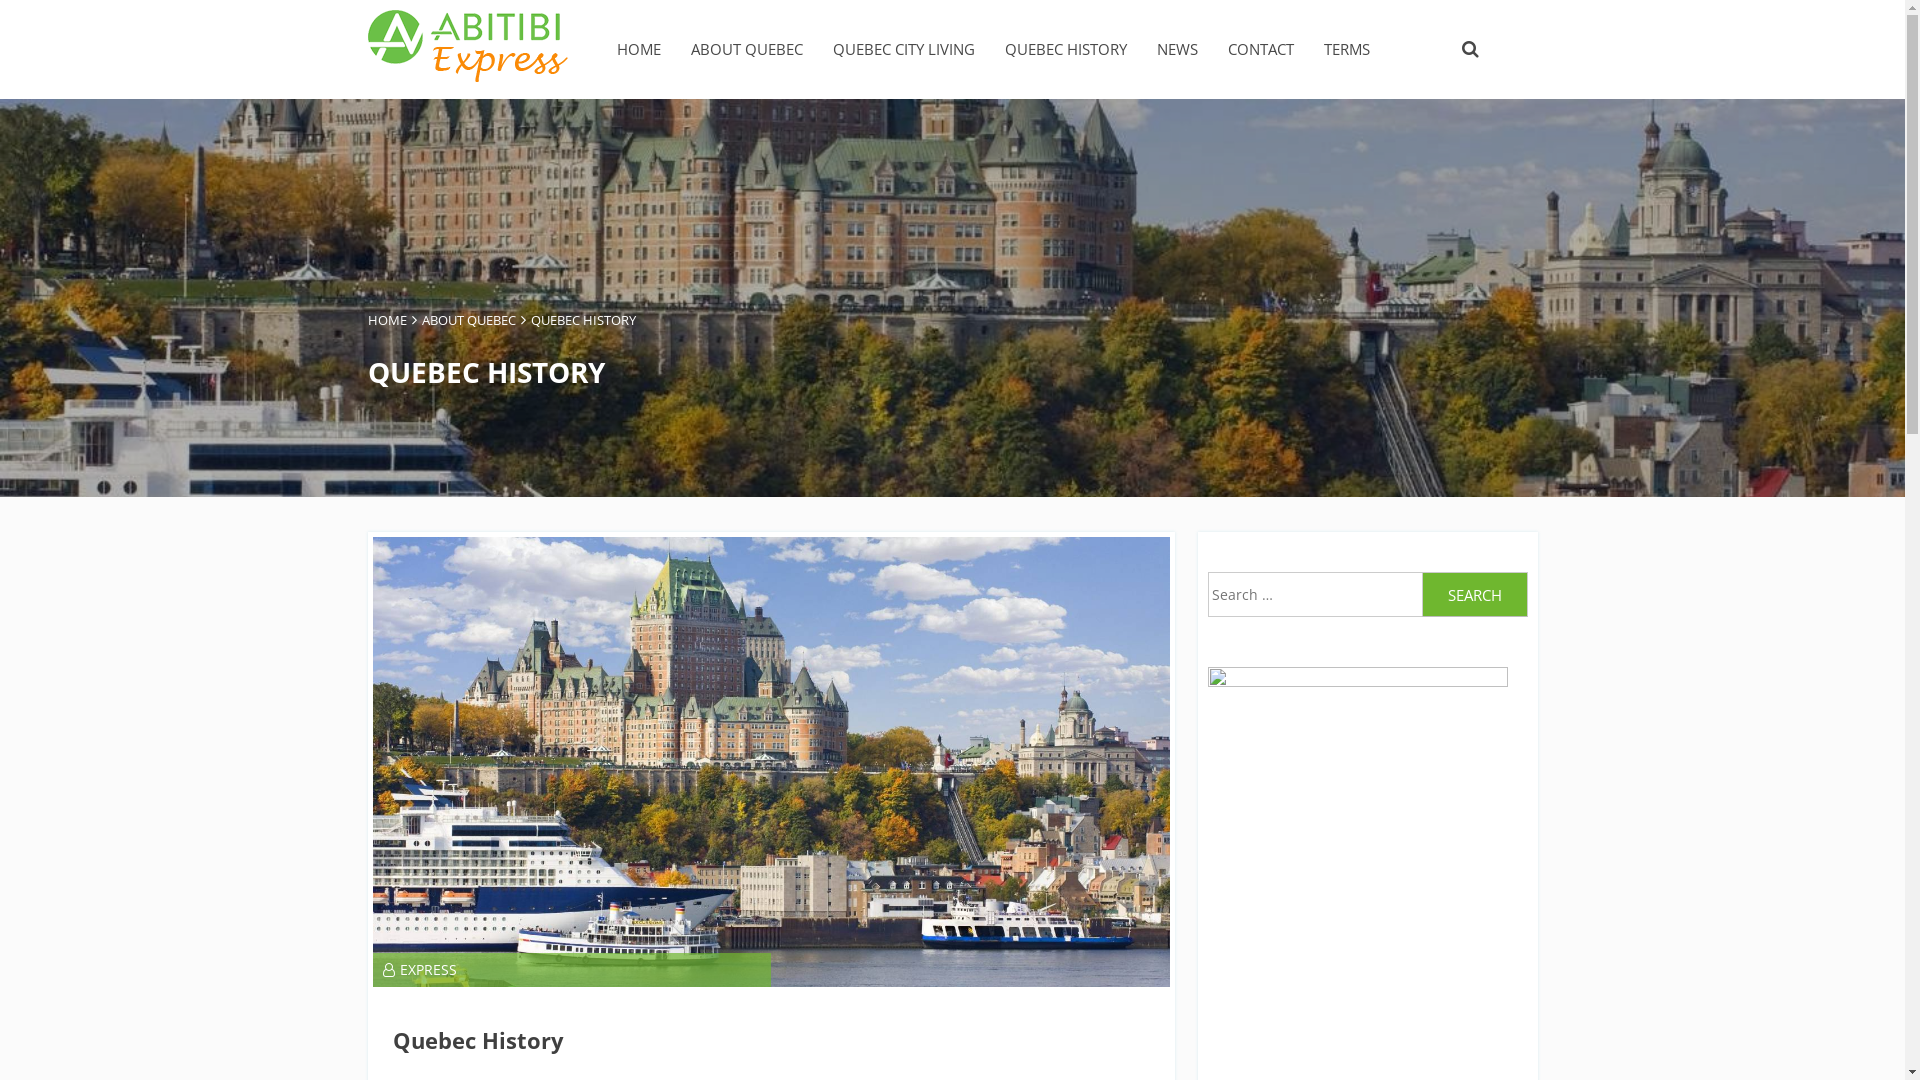 The width and height of the screenshot is (1920, 1080). Describe the element at coordinates (368, 319) in the screenshot. I see `'HOME'` at that location.